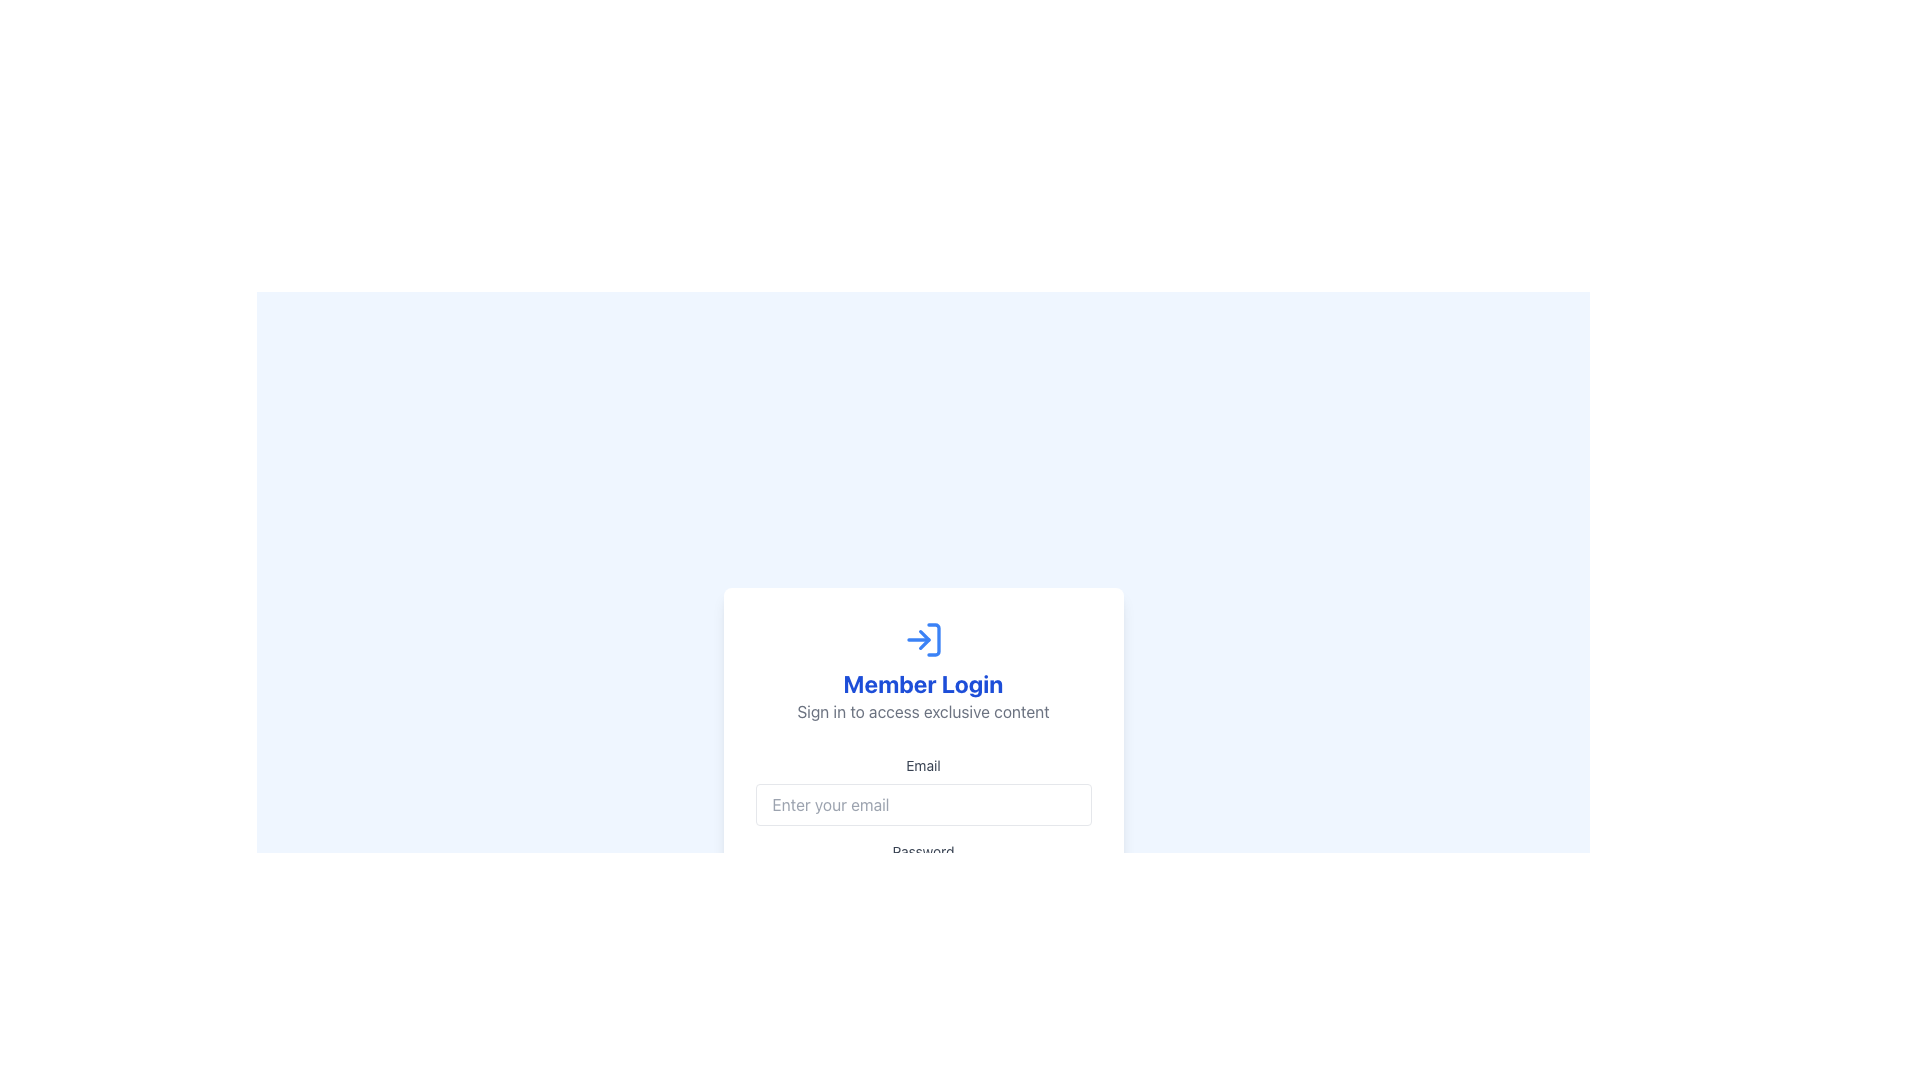  What do you see at coordinates (922, 765) in the screenshot?
I see `the label indicating the purpose of the email input field, which is positioned above the text input field` at bounding box center [922, 765].